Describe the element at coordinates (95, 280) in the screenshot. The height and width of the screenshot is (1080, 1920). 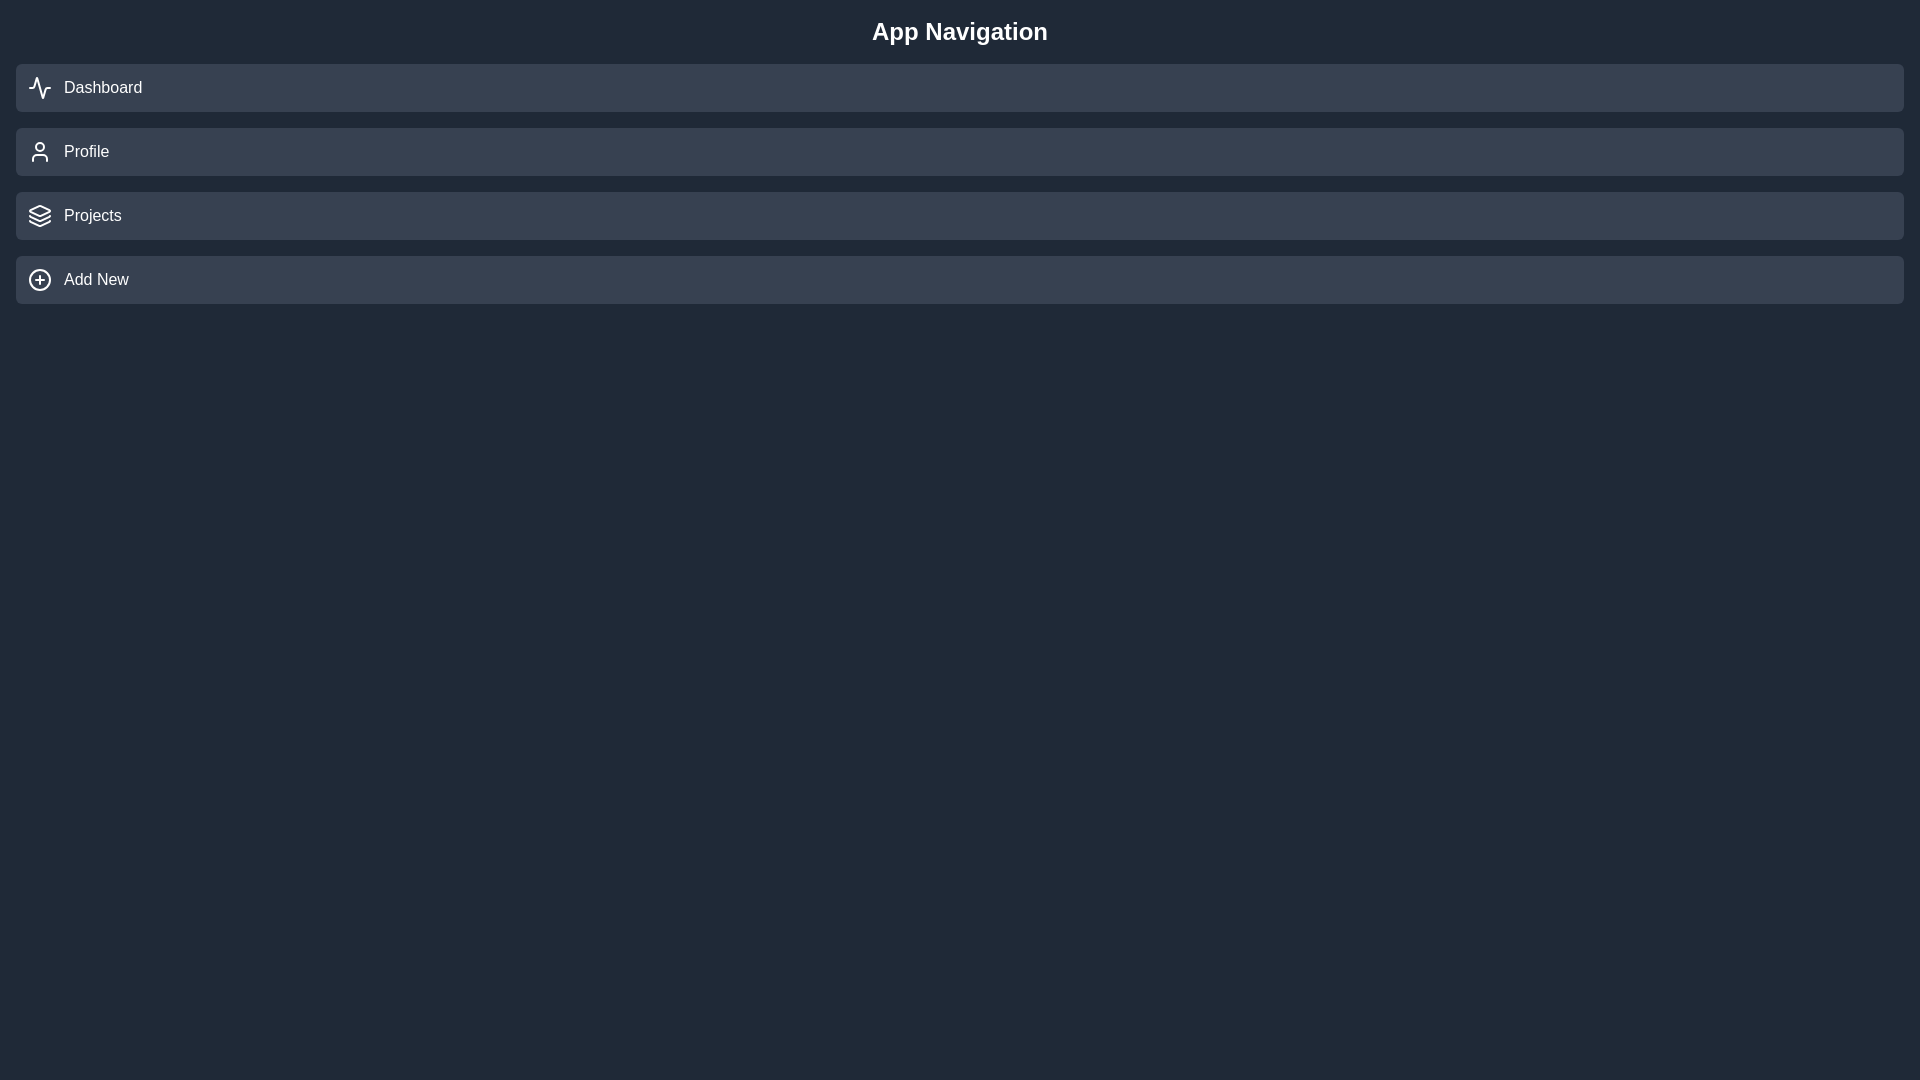
I see `the Text Label that indicates the button for adding new items, positioned as the fourth item in the vertical navigation list, directly beneath the 'Projects' item` at that location.